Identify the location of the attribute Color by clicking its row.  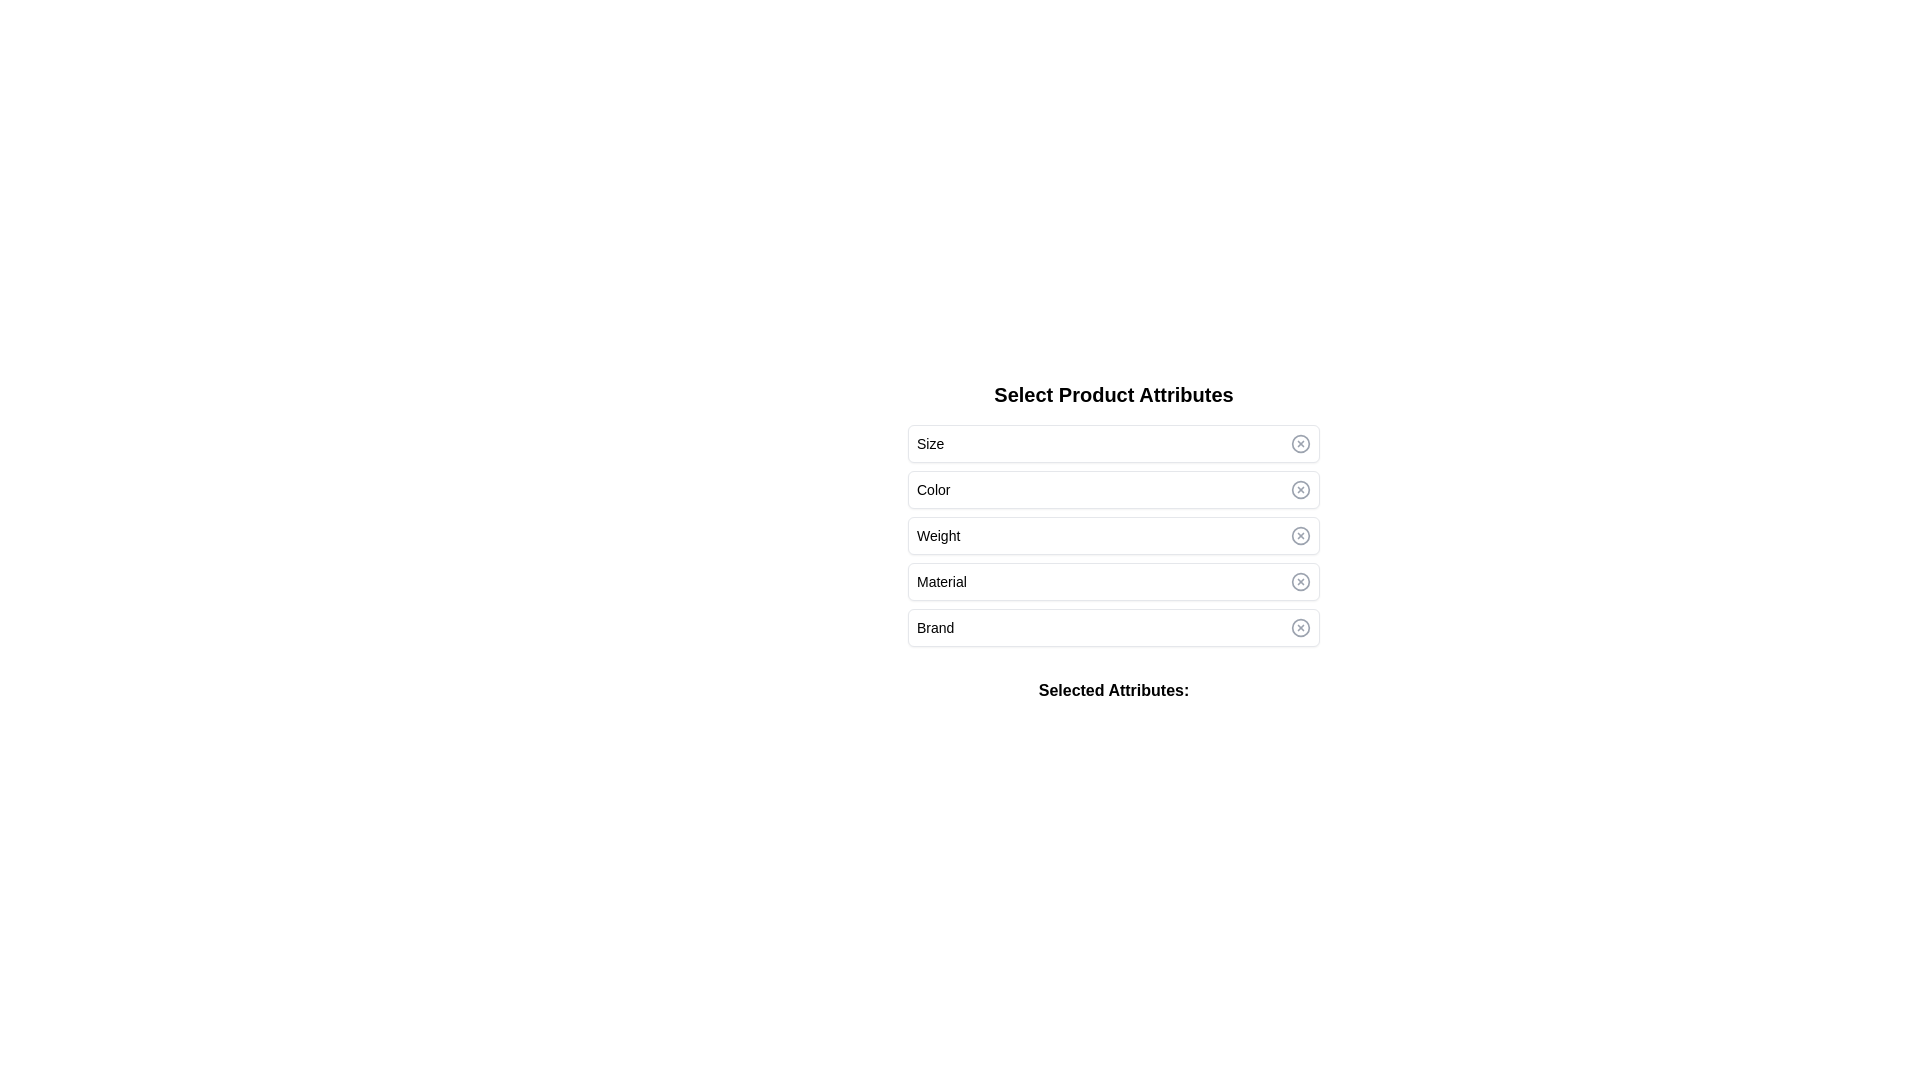
(1112, 489).